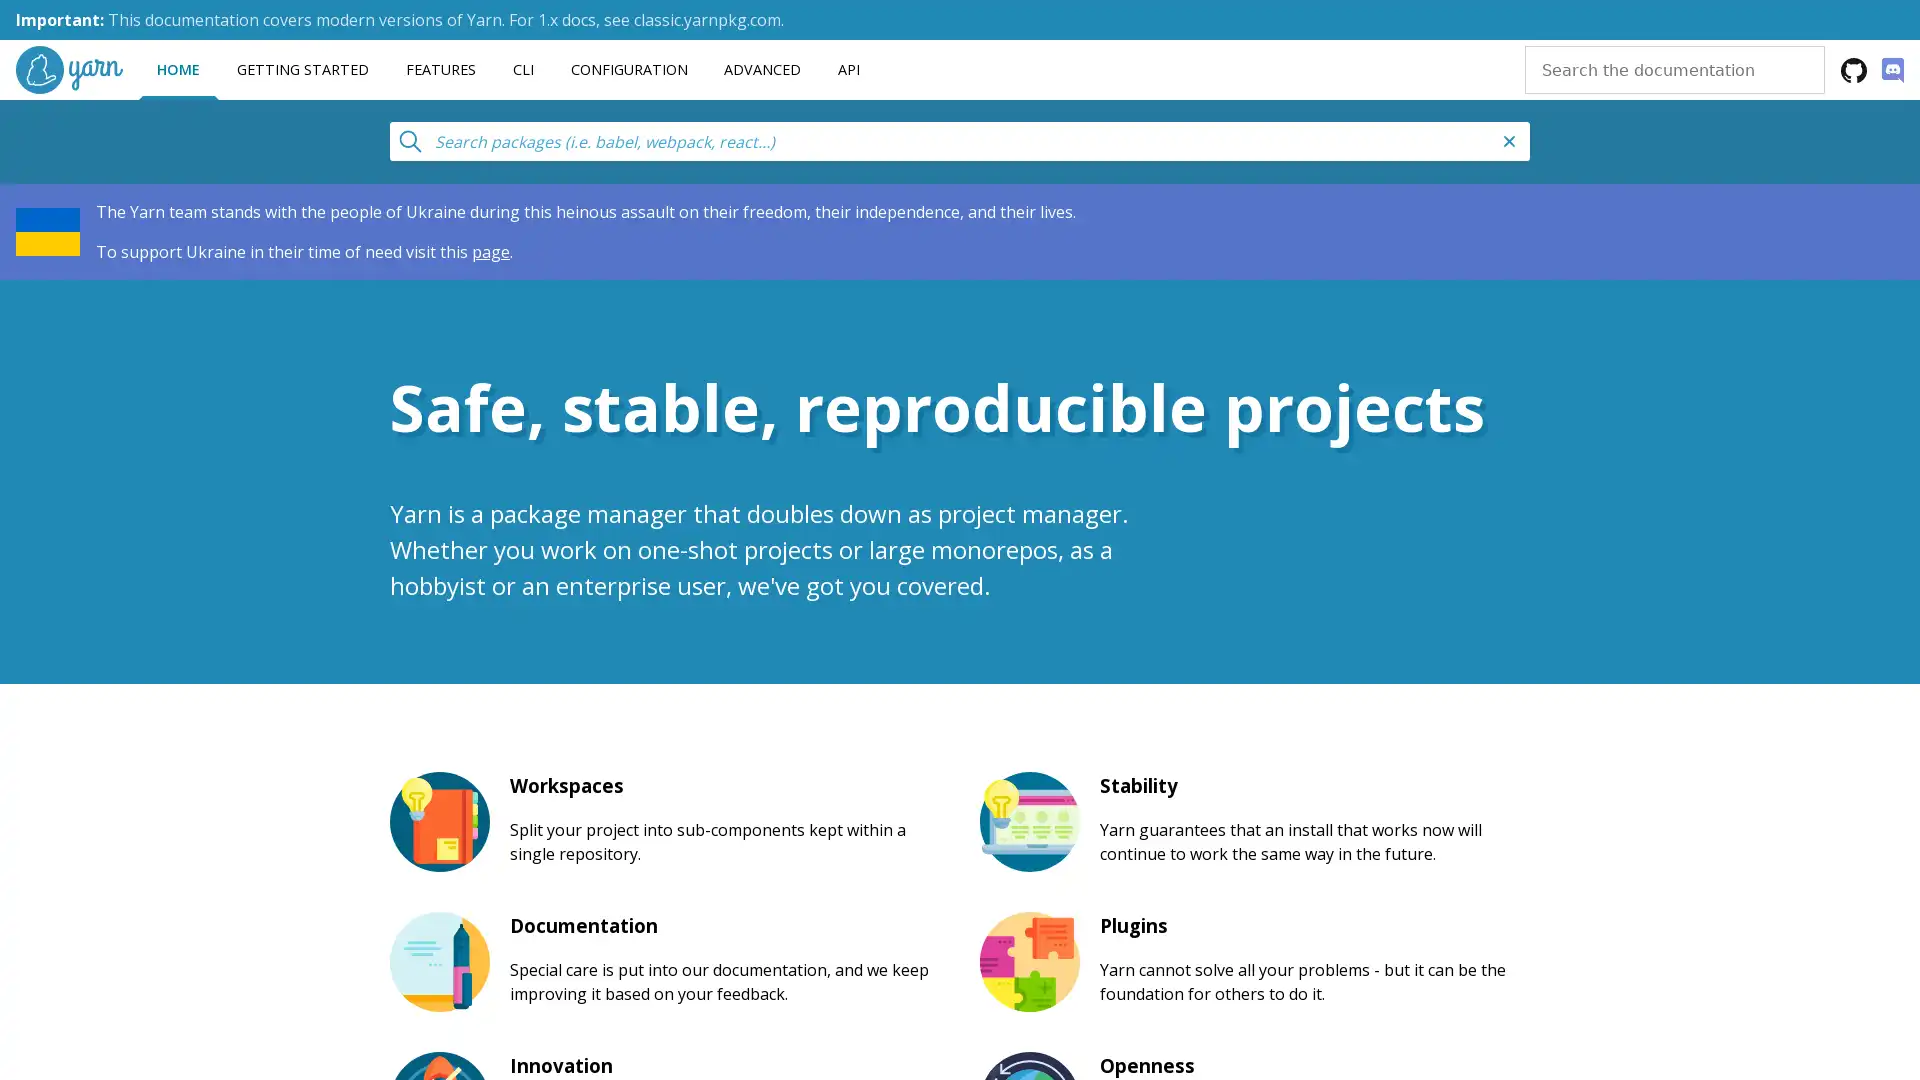 This screenshot has height=1080, width=1920. Describe the element at coordinates (1510, 140) in the screenshot. I see `Clear the search query.` at that location.